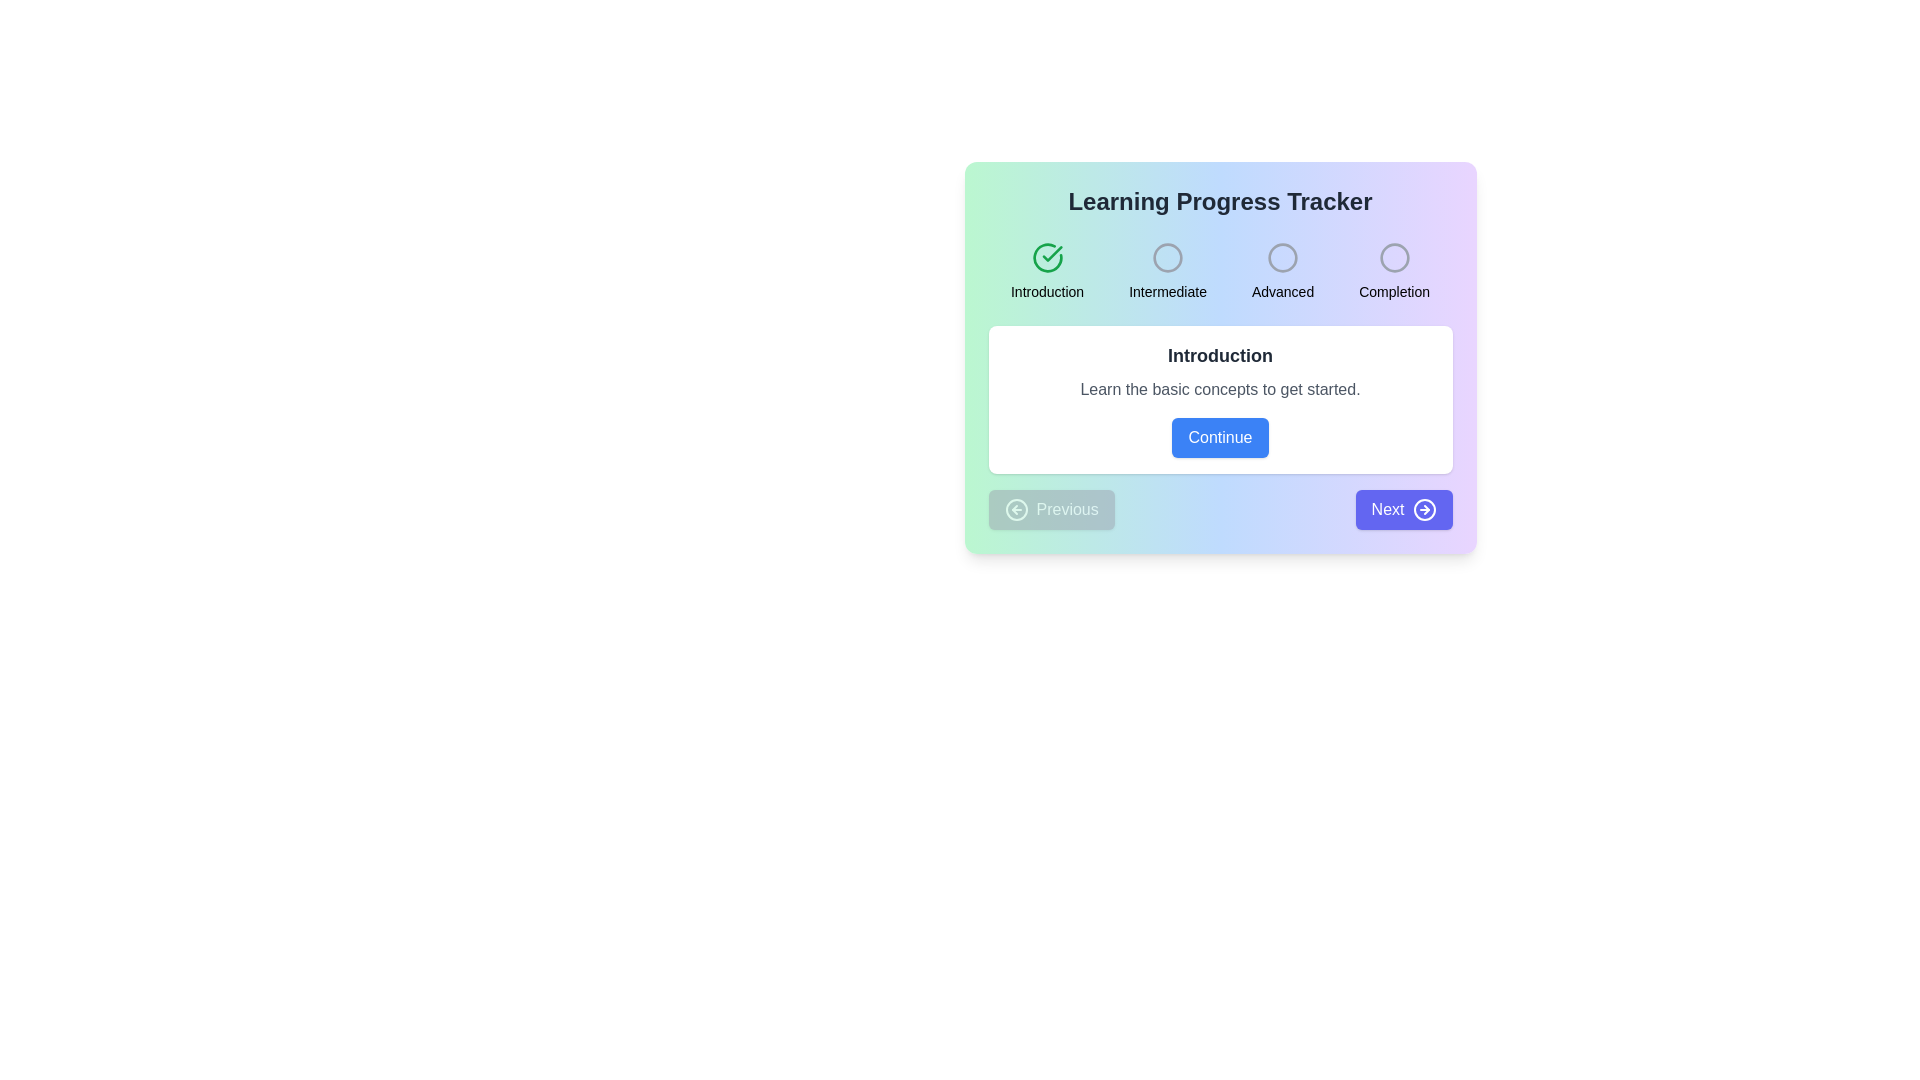 Image resolution: width=1920 pixels, height=1080 pixels. Describe the element at coordinates (1283, 257) in the screenshot. I see `the 'Advanced' step circular UI indicator in the Learning Progress Tracker, which is the third circle in a sequence of four` at that location.